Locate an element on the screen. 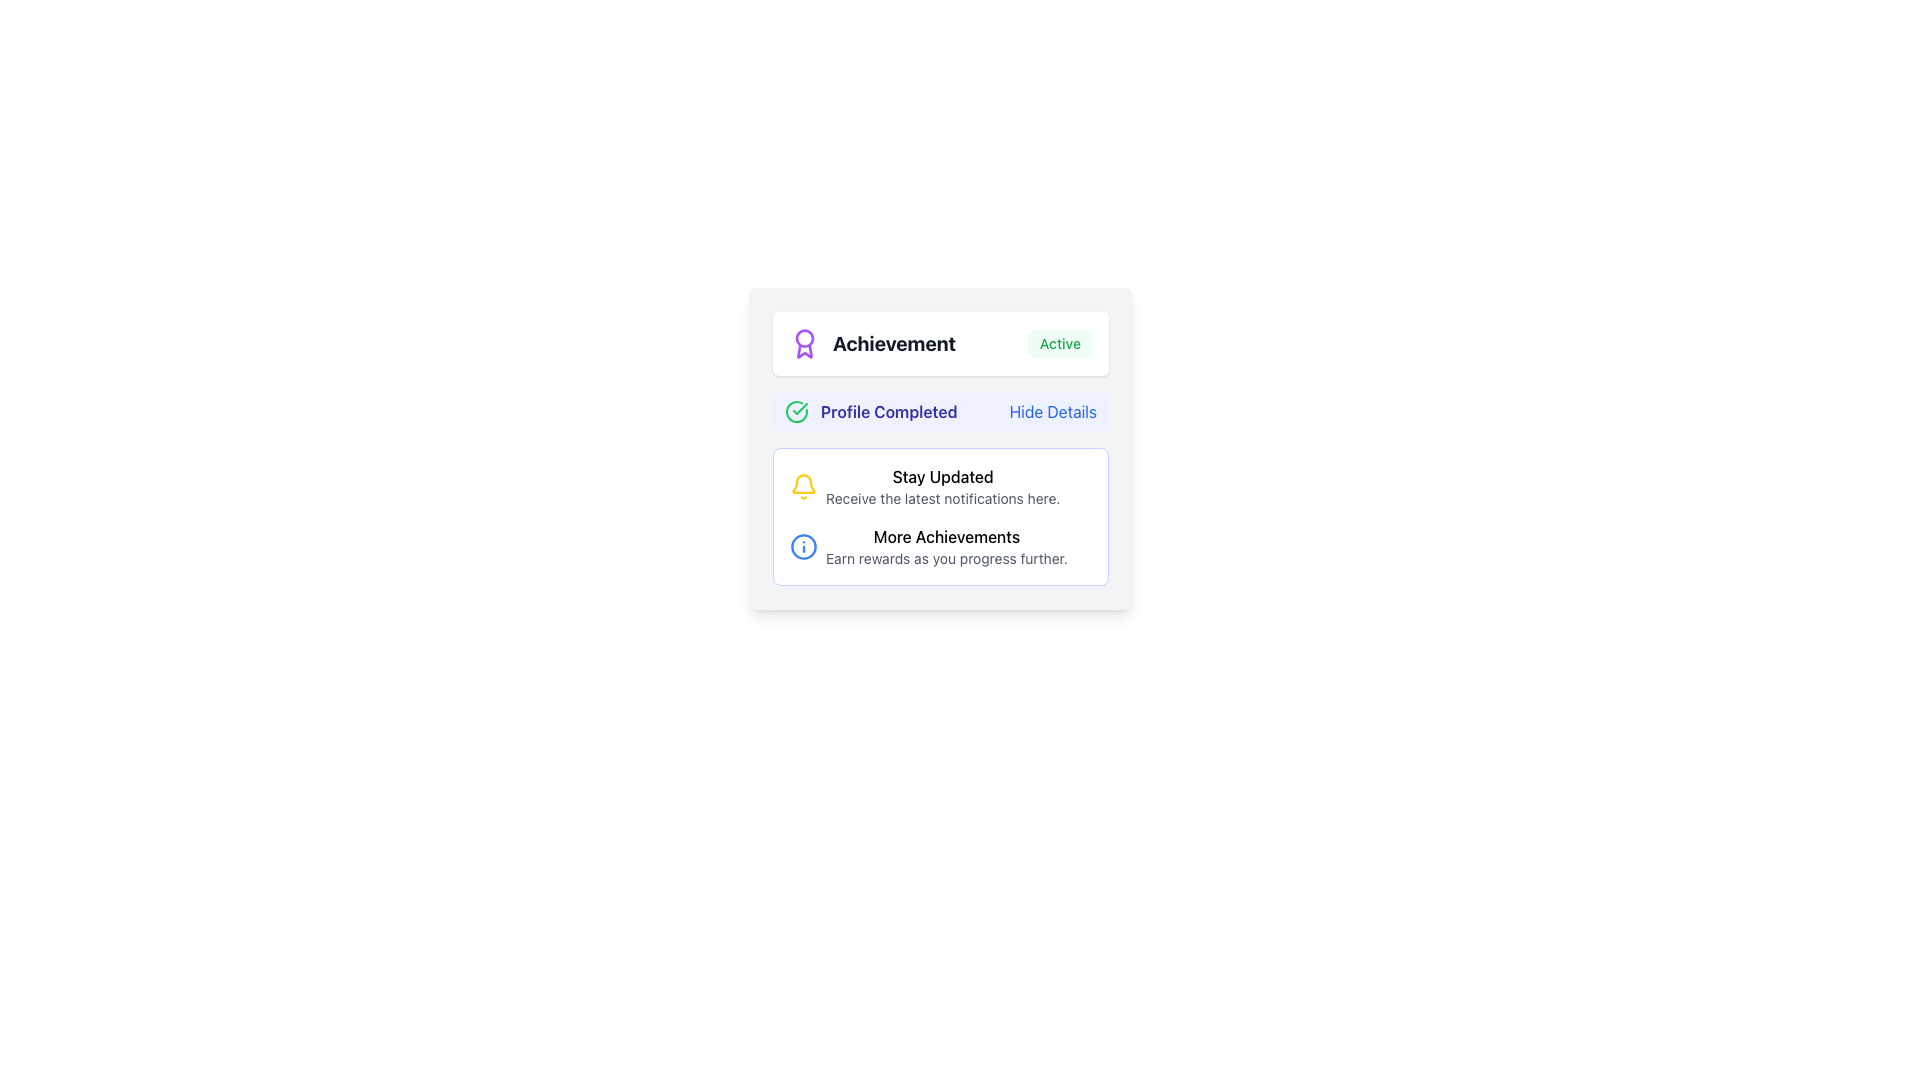  the static text that provides descriptive information about the 'Stay Updated' feature, located below the 'Stay Updated' text within a highlighted section of the interface is located at coordinates (942, 497).